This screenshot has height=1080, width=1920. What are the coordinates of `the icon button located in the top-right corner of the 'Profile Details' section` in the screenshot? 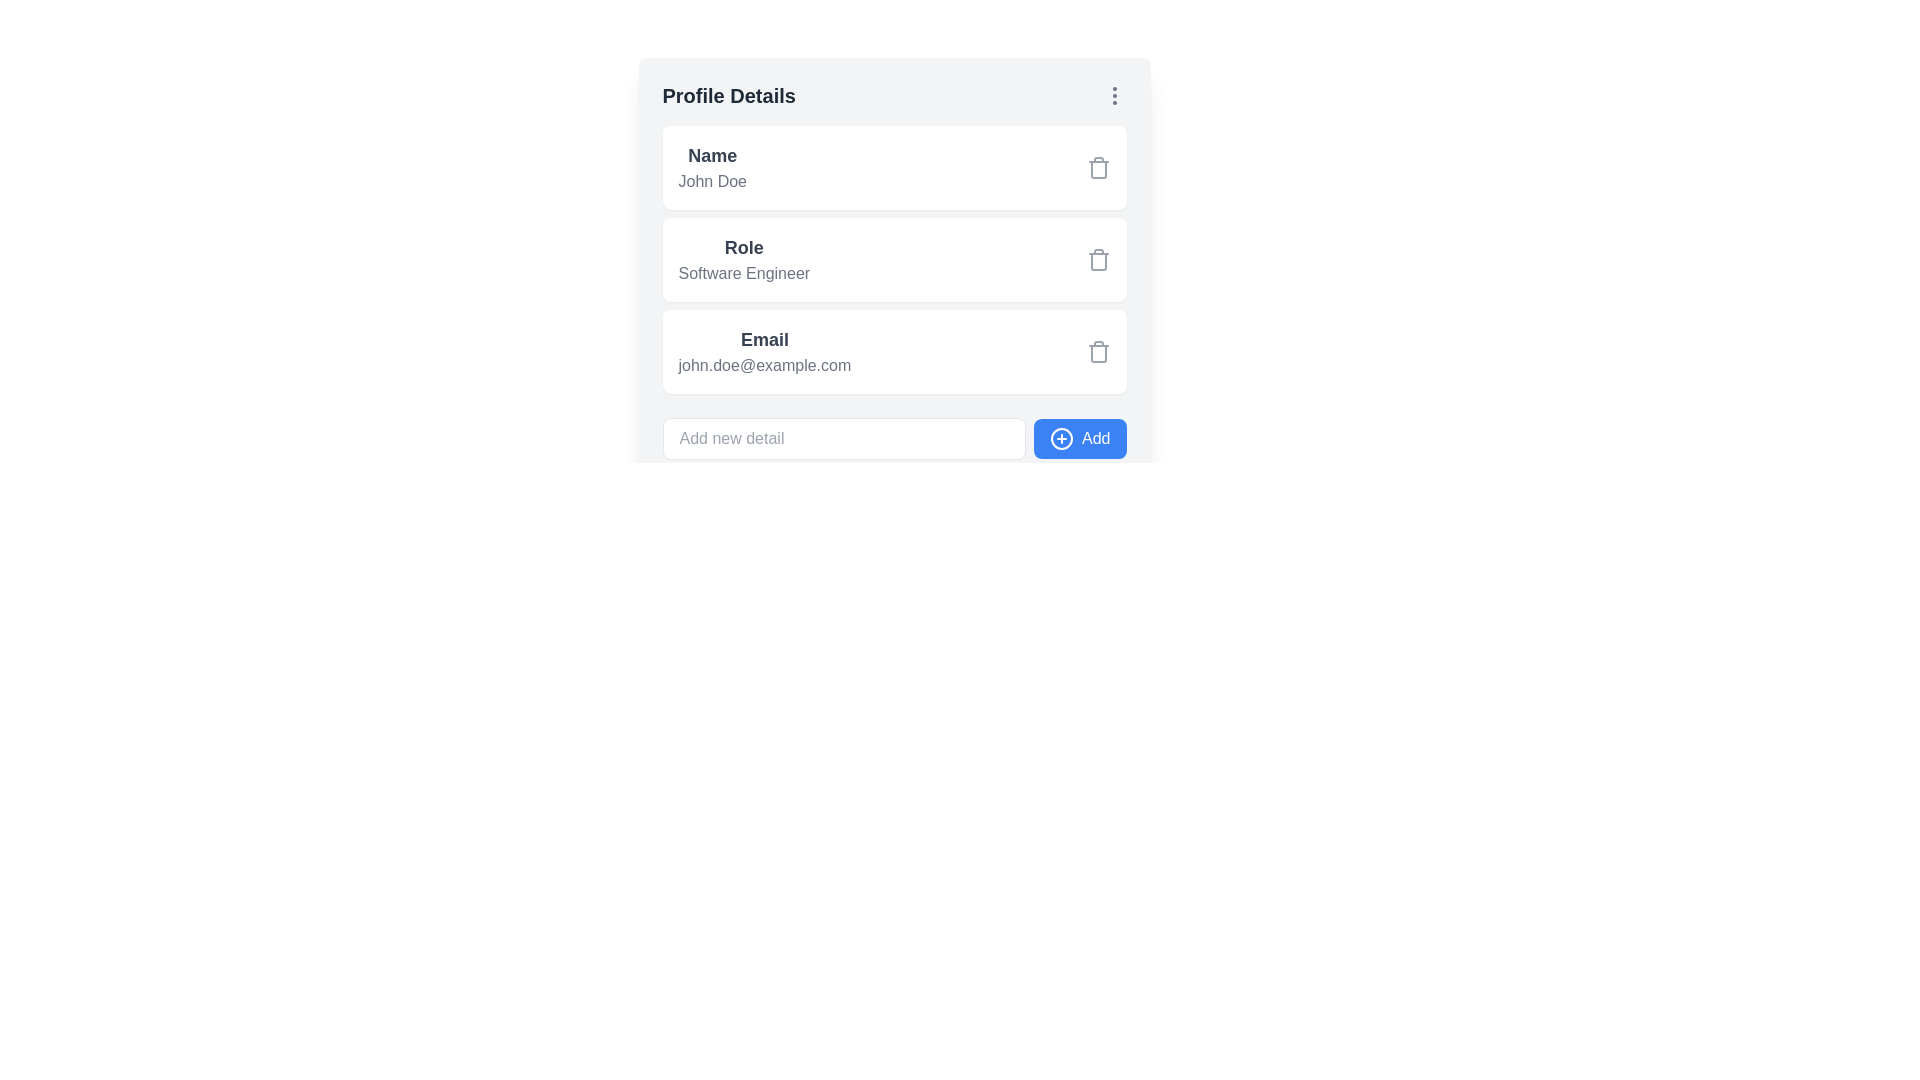 It's located at (1113, 96).